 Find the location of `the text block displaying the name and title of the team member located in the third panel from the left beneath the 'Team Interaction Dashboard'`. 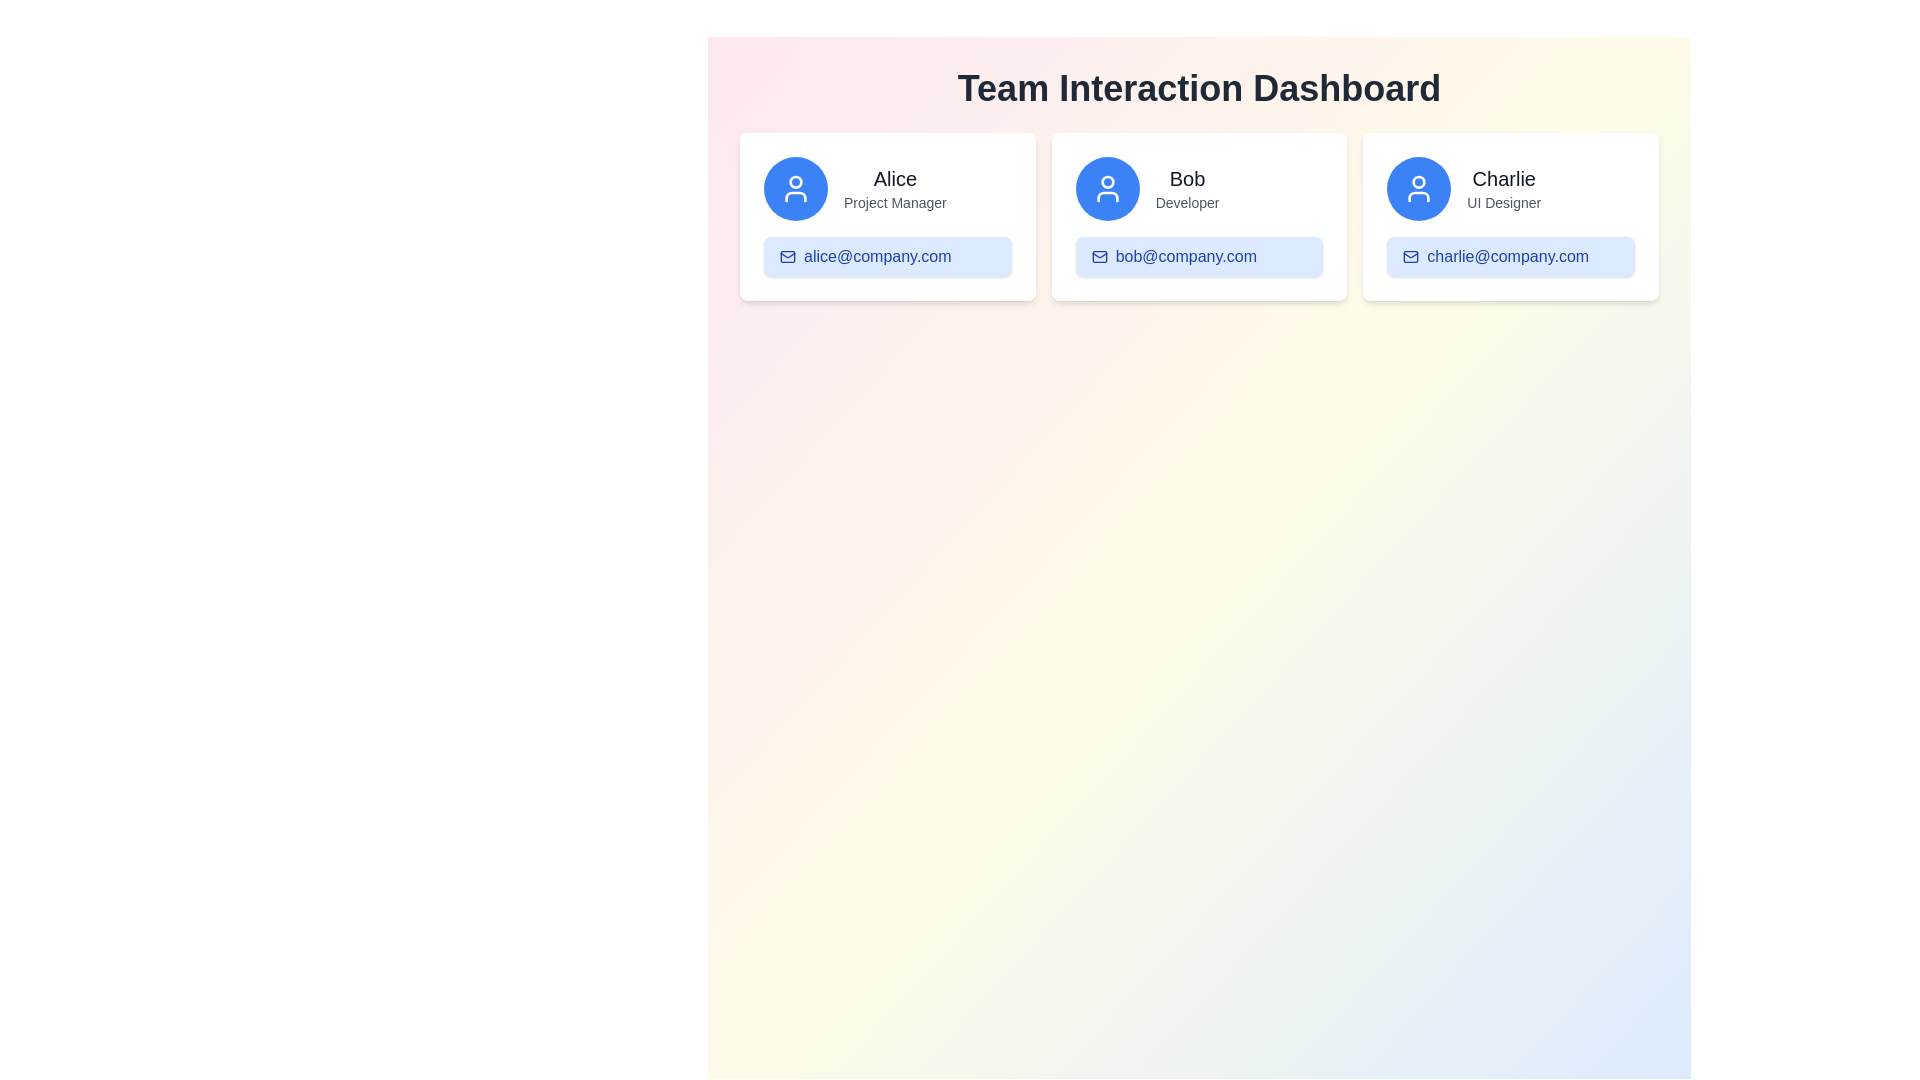

the text block displaying the name and title of the team member located in the third panel from the left beneath the 'Team Interaction Dashboard' is located at coordinates (1511, 189).